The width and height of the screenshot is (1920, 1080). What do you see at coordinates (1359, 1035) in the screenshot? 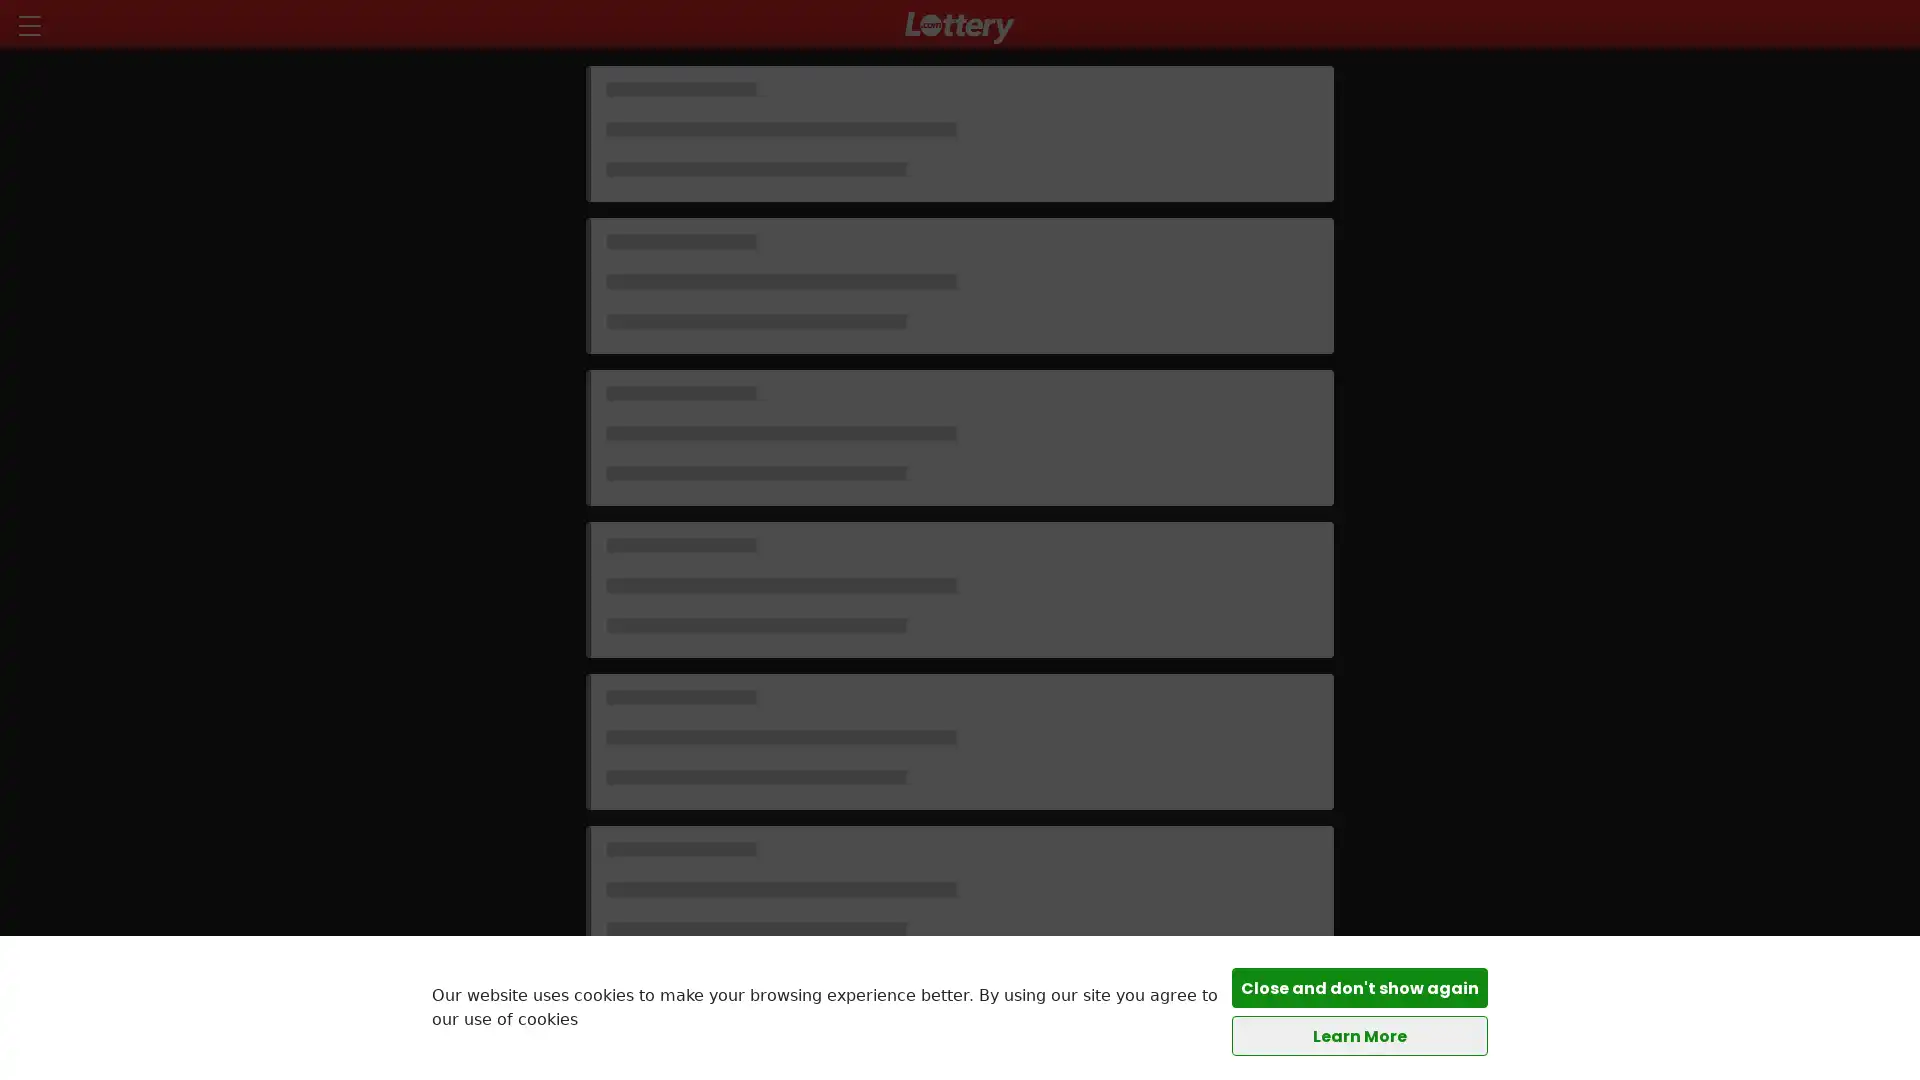
I see `Learn More` at bounding box center [1359, 1035].